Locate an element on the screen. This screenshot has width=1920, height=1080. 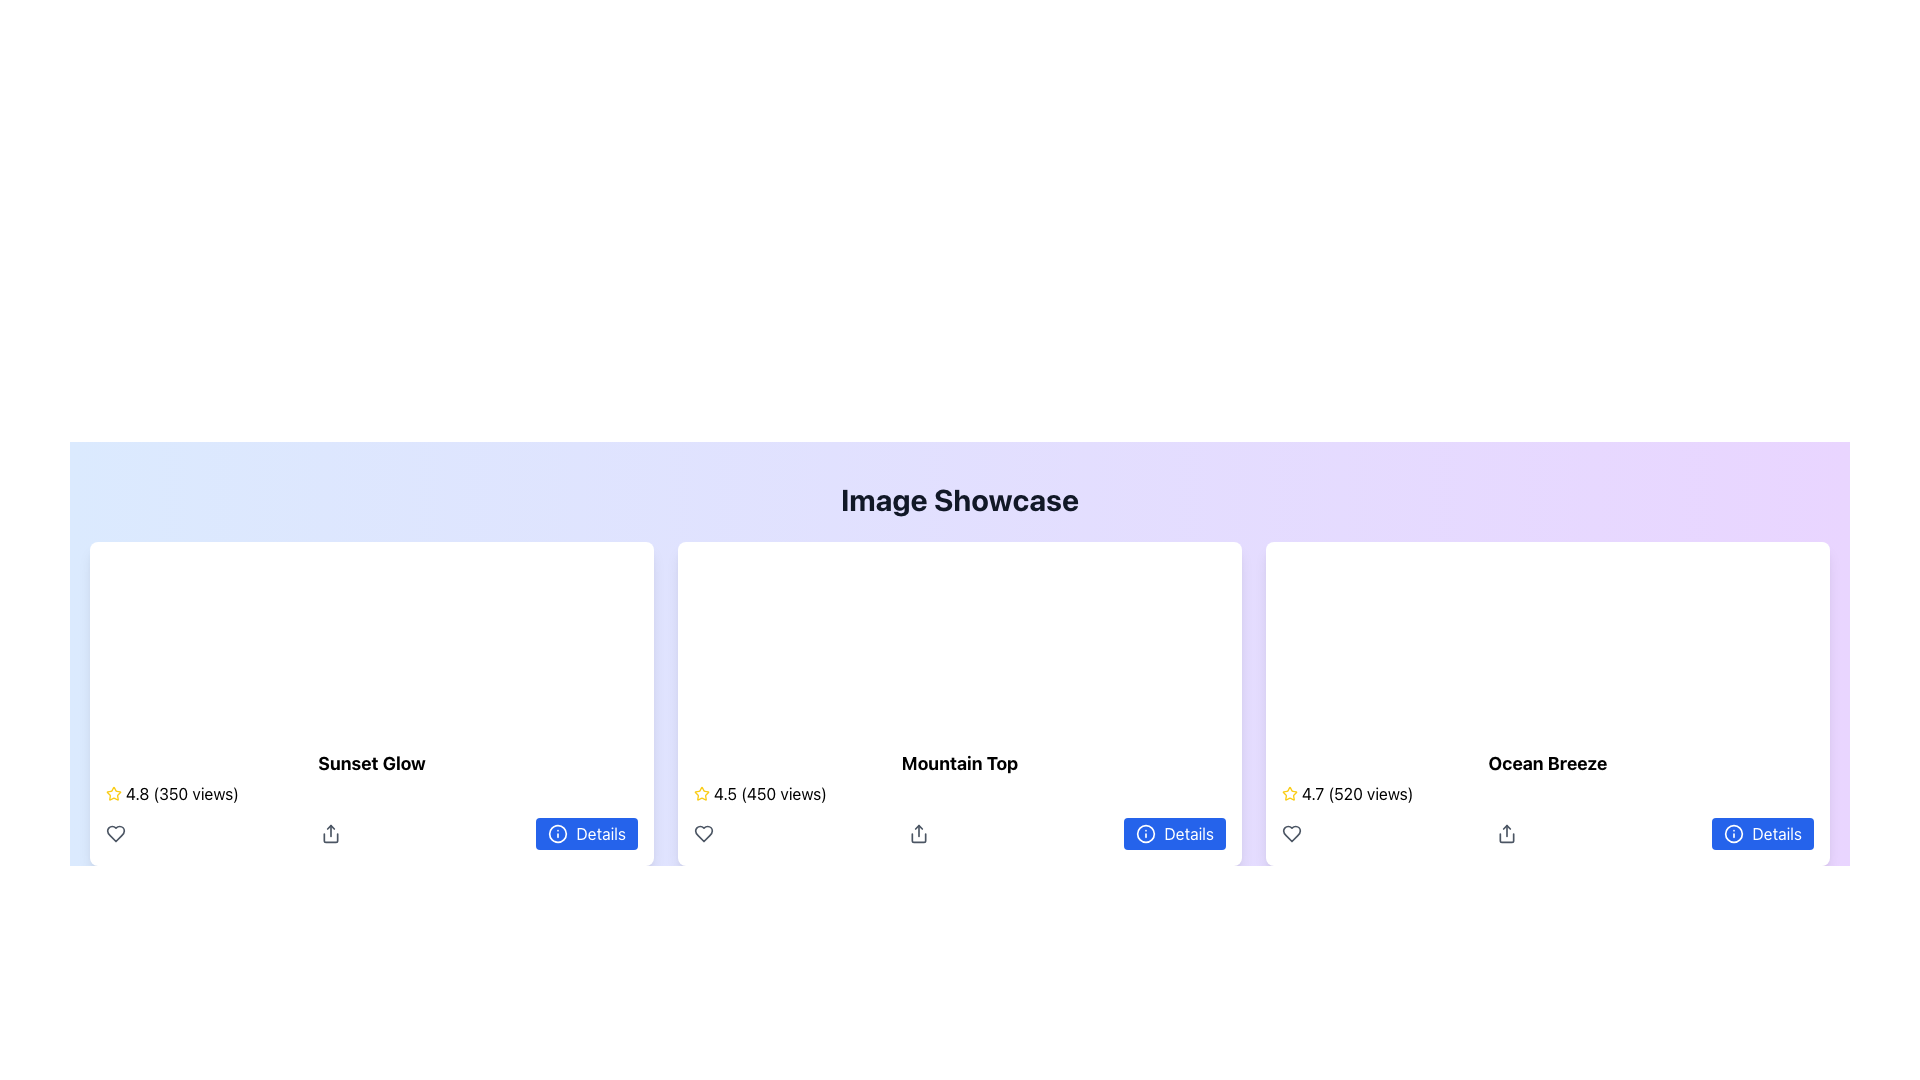
the Icon (Rating Star) that visually represents the rating score for 'Mountain Top', located to the left of the text '4.5 (450 views)' in the upper-left corner of the rating section is located at coordinates (701, 792).